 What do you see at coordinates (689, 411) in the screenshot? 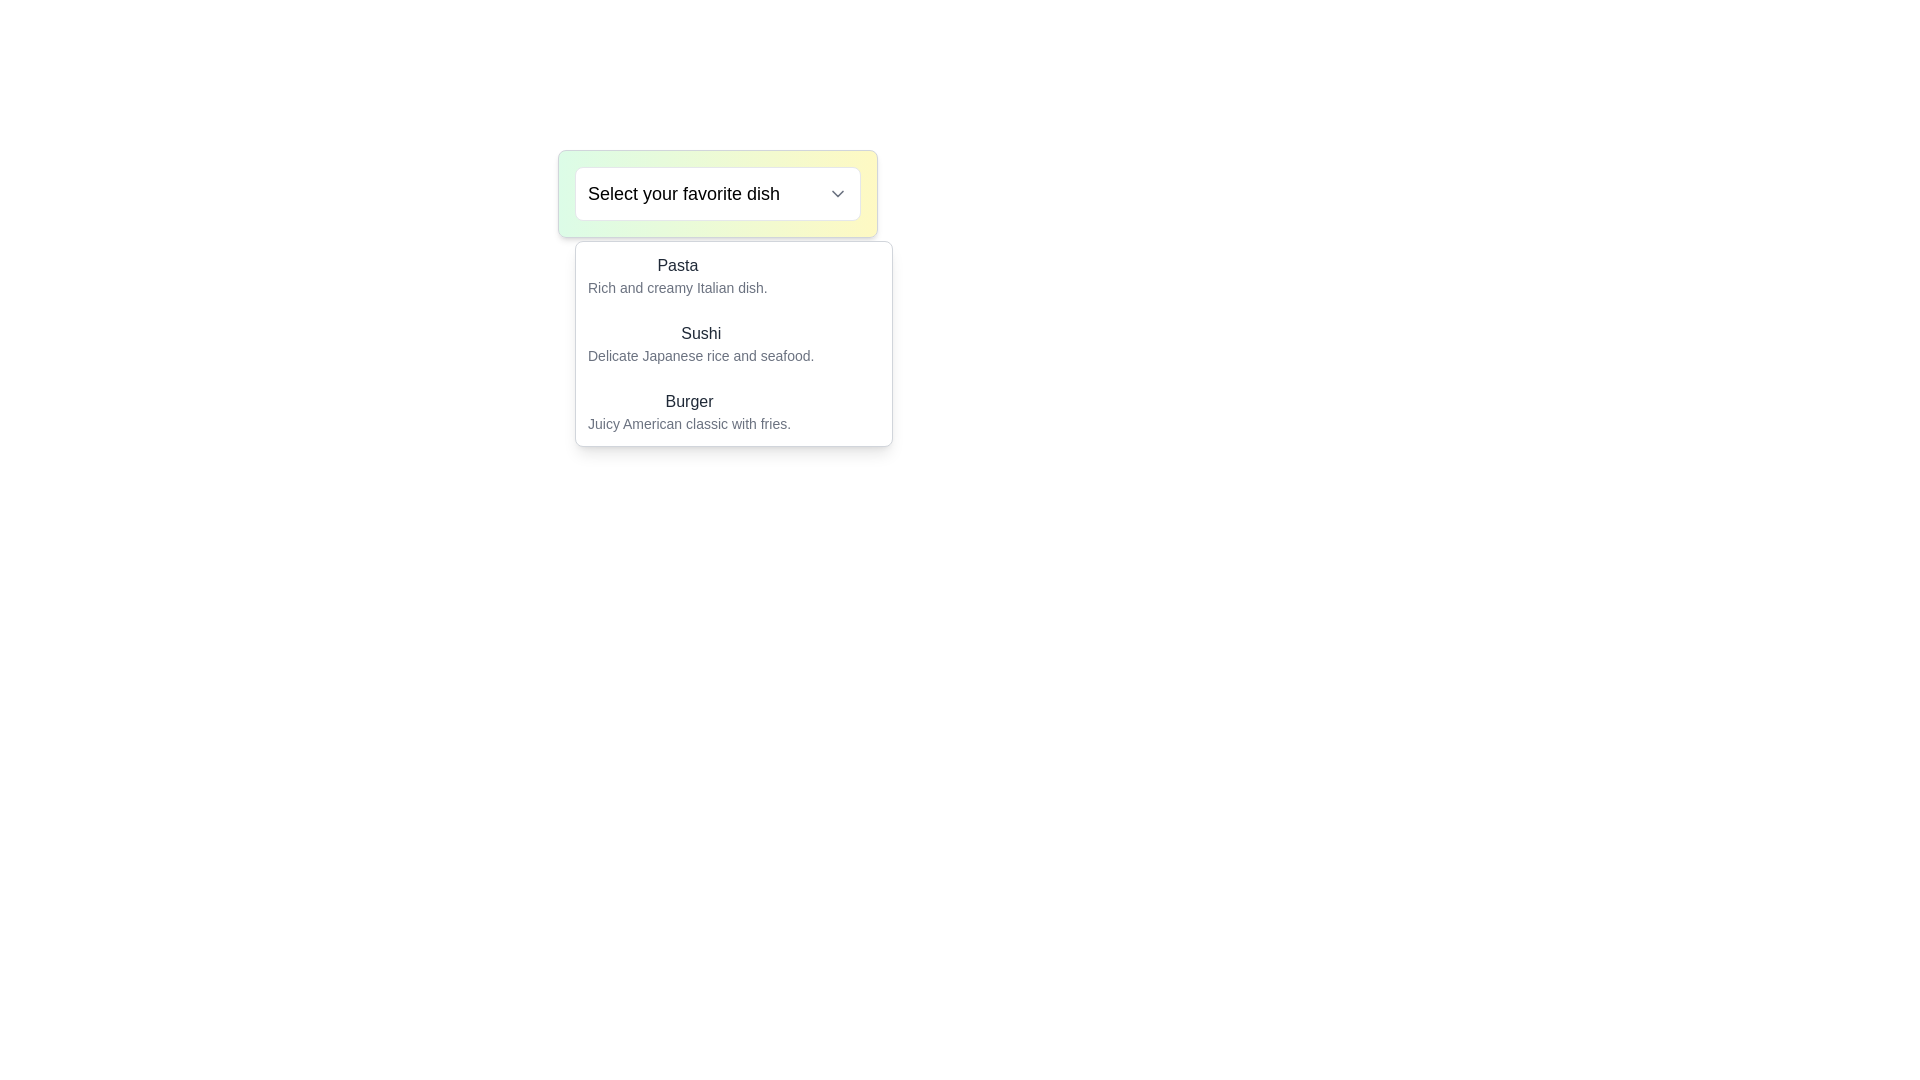
I see `the 'Burger' text element in the dropdown menu` at bounding box center [689, 411].